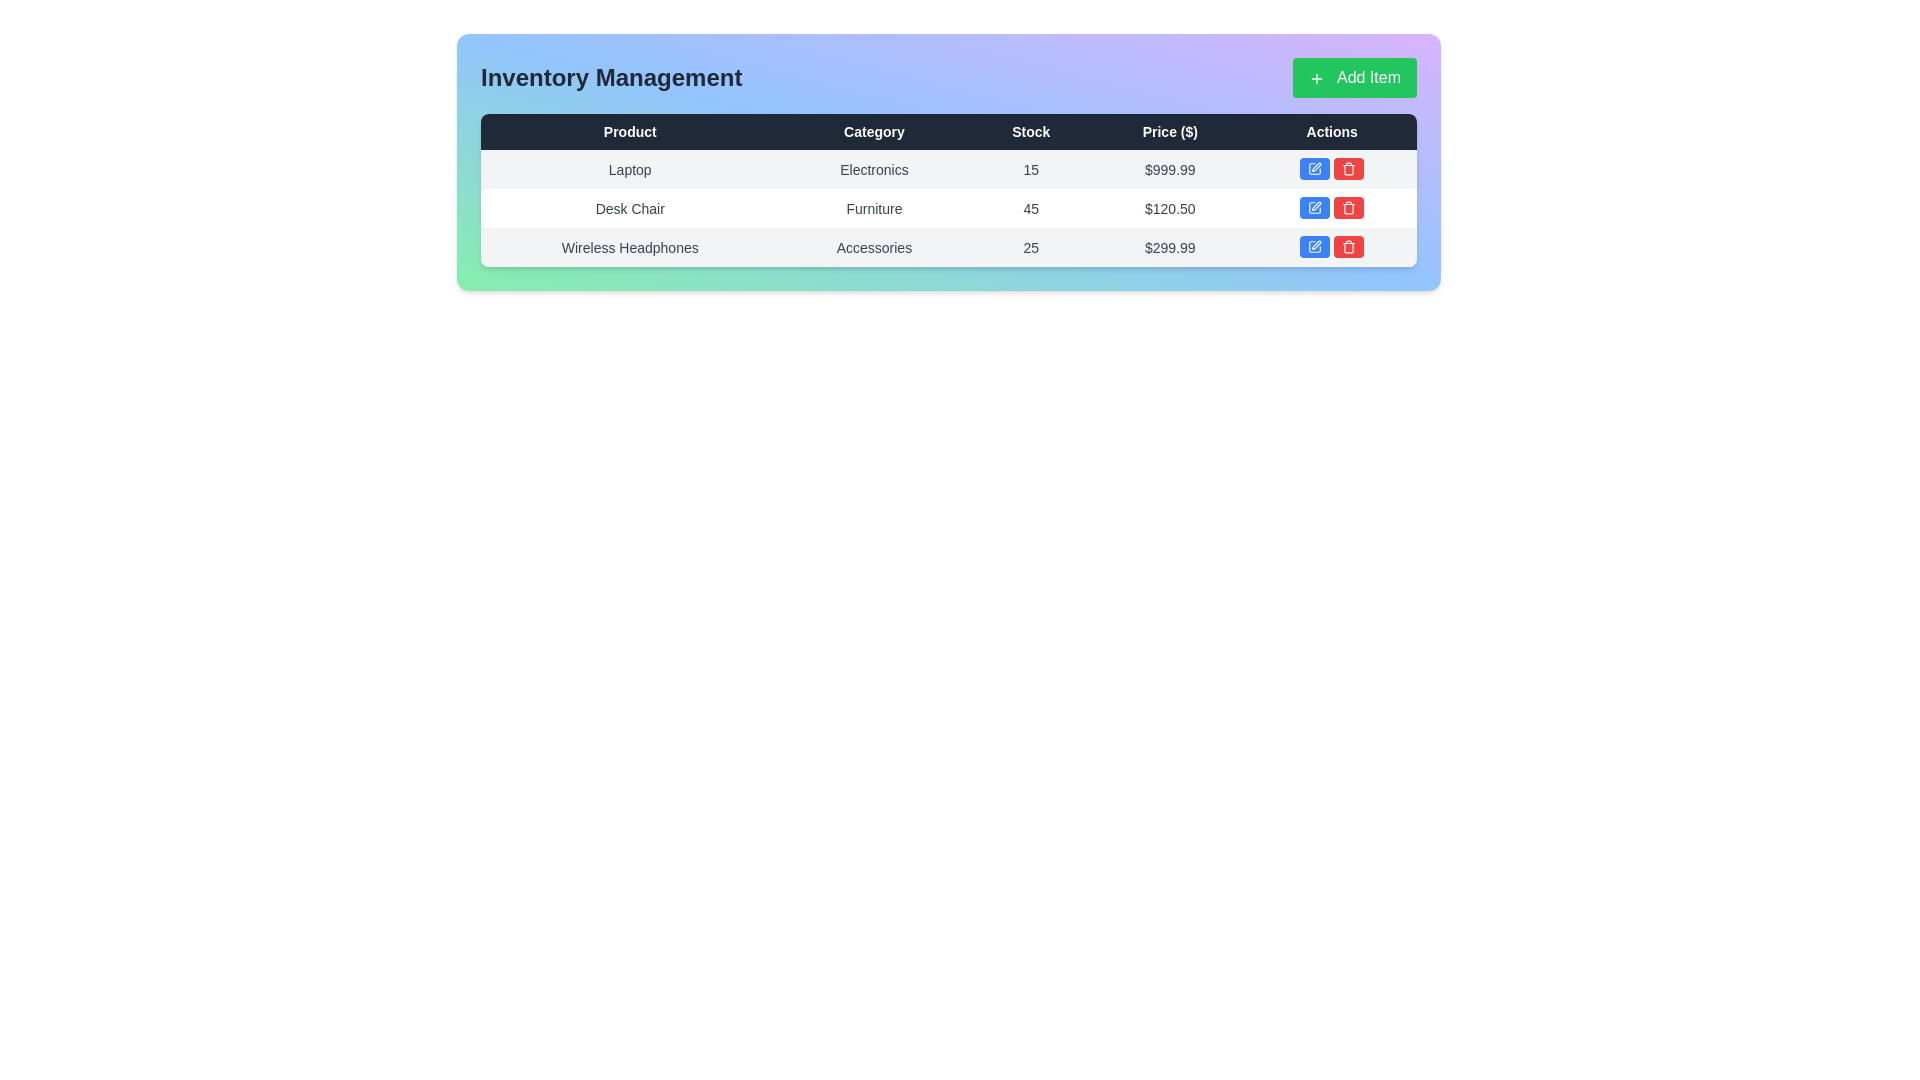 This screenshot has height=1080, width=1920. What do you see at coordinates (1170, 246) in the screenshot?
I see `the price label for 'Wireless Headphones', which is located in the last row of the Price ($) column in the tabular structure` at bounding box center [1170, 246].